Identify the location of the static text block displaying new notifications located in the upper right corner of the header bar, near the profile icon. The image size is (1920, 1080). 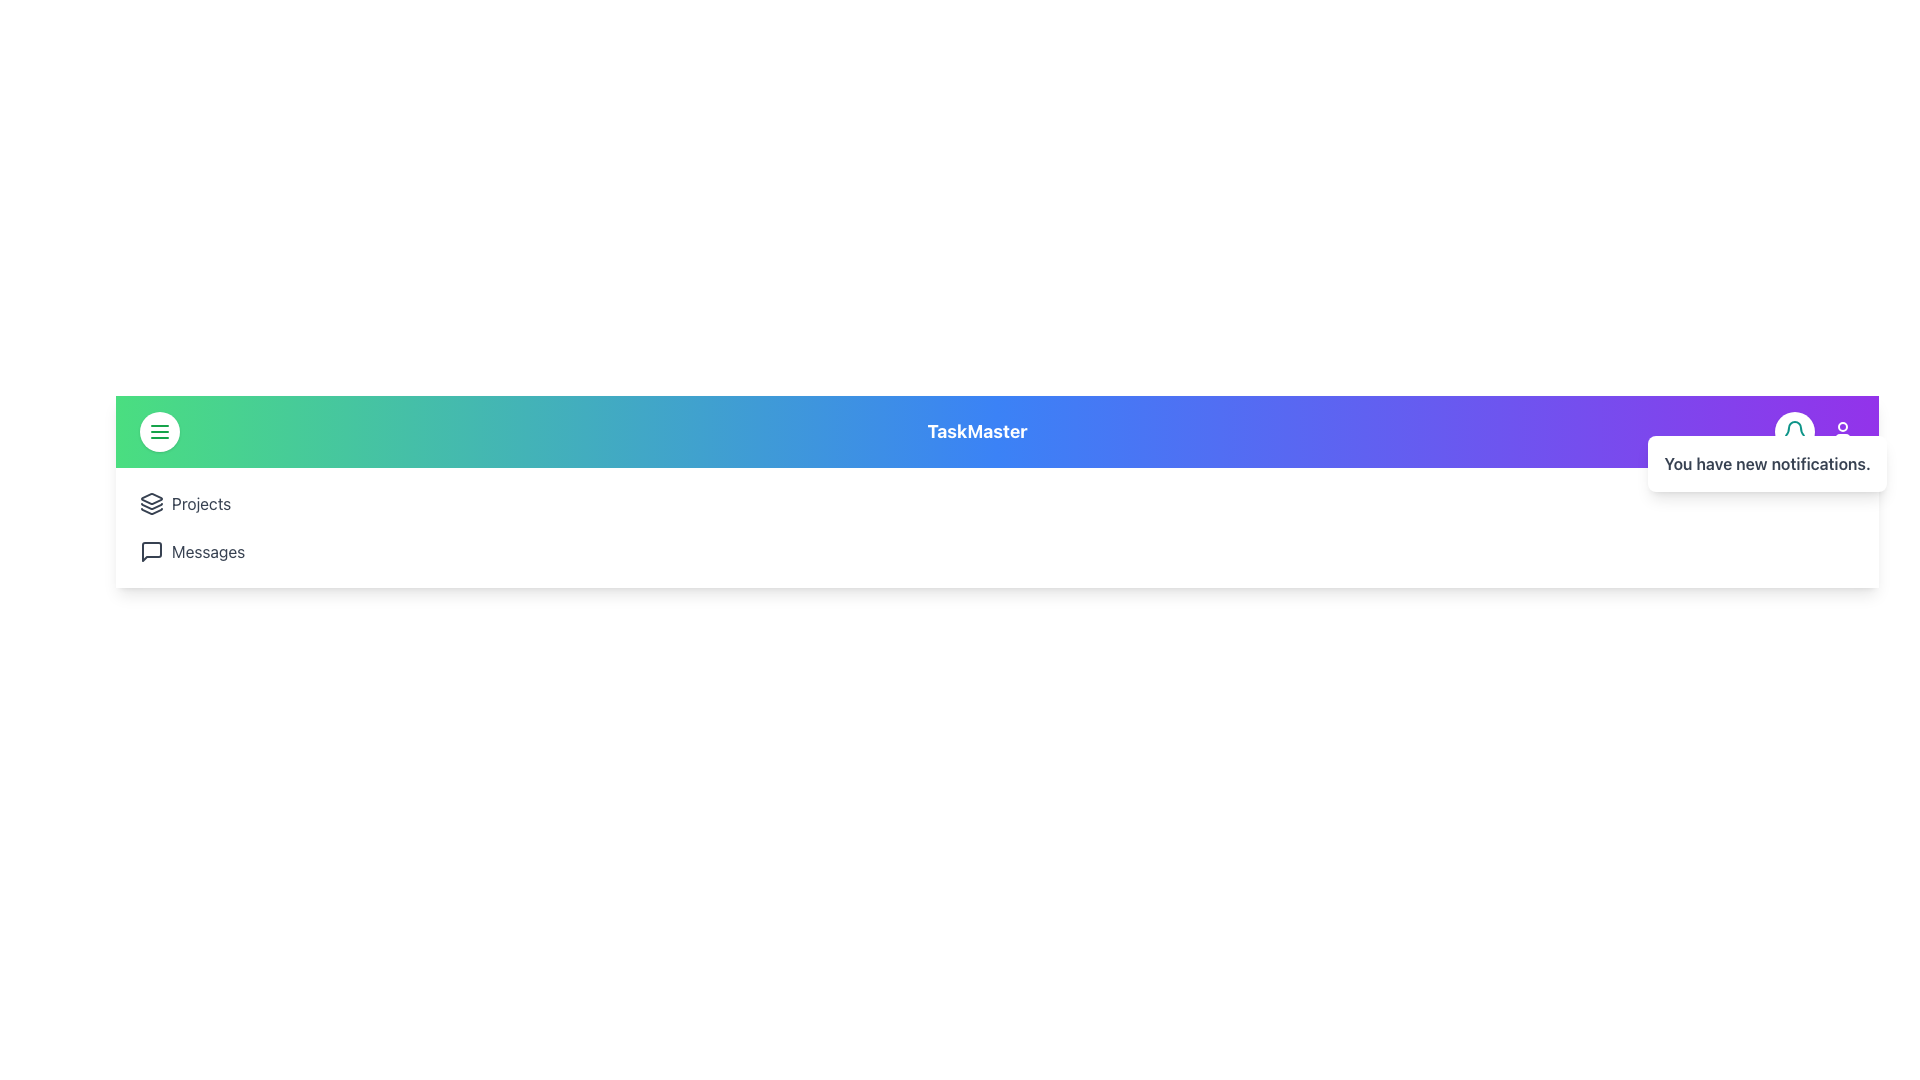
(1767, 463).